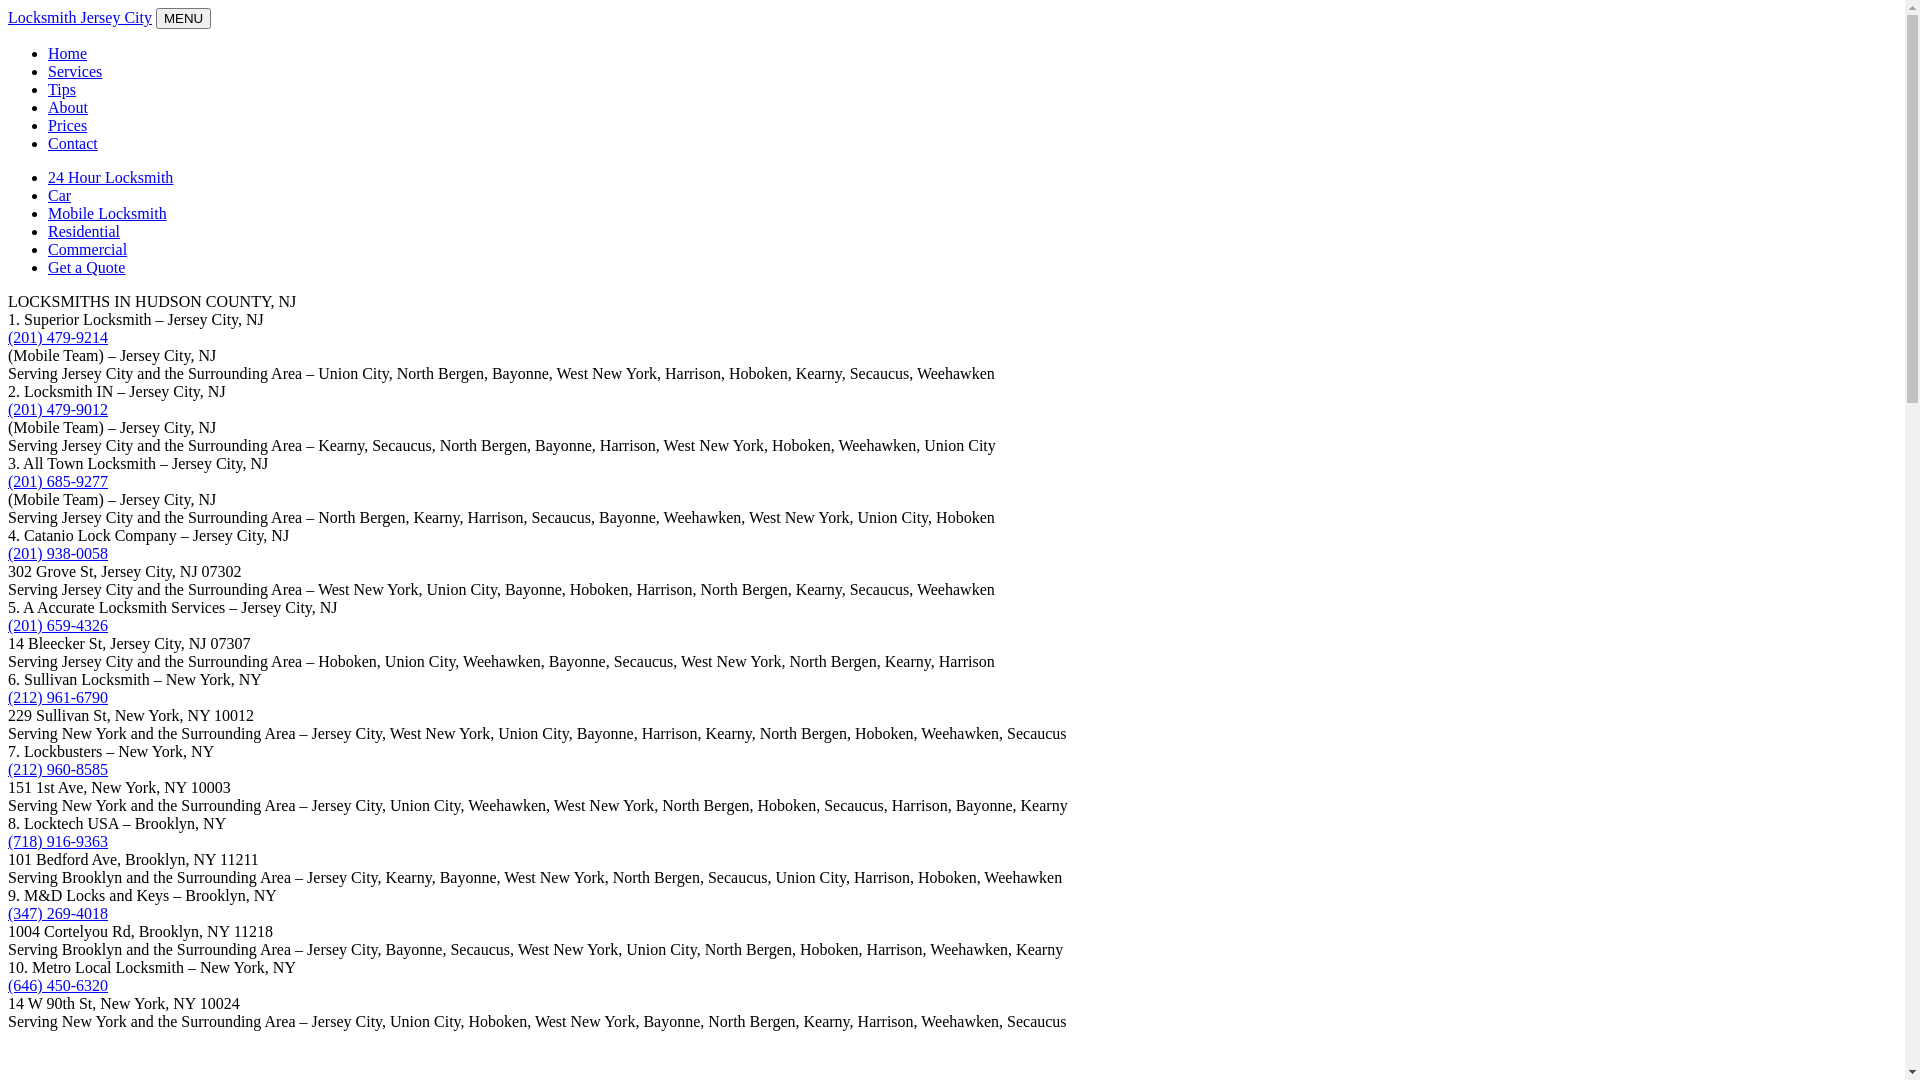 This screenshot has width=1920, height=1080. Describe the element at coordinates (8, 17) in the screenshot. I see `'Locksmith Jersey City'` at that location.